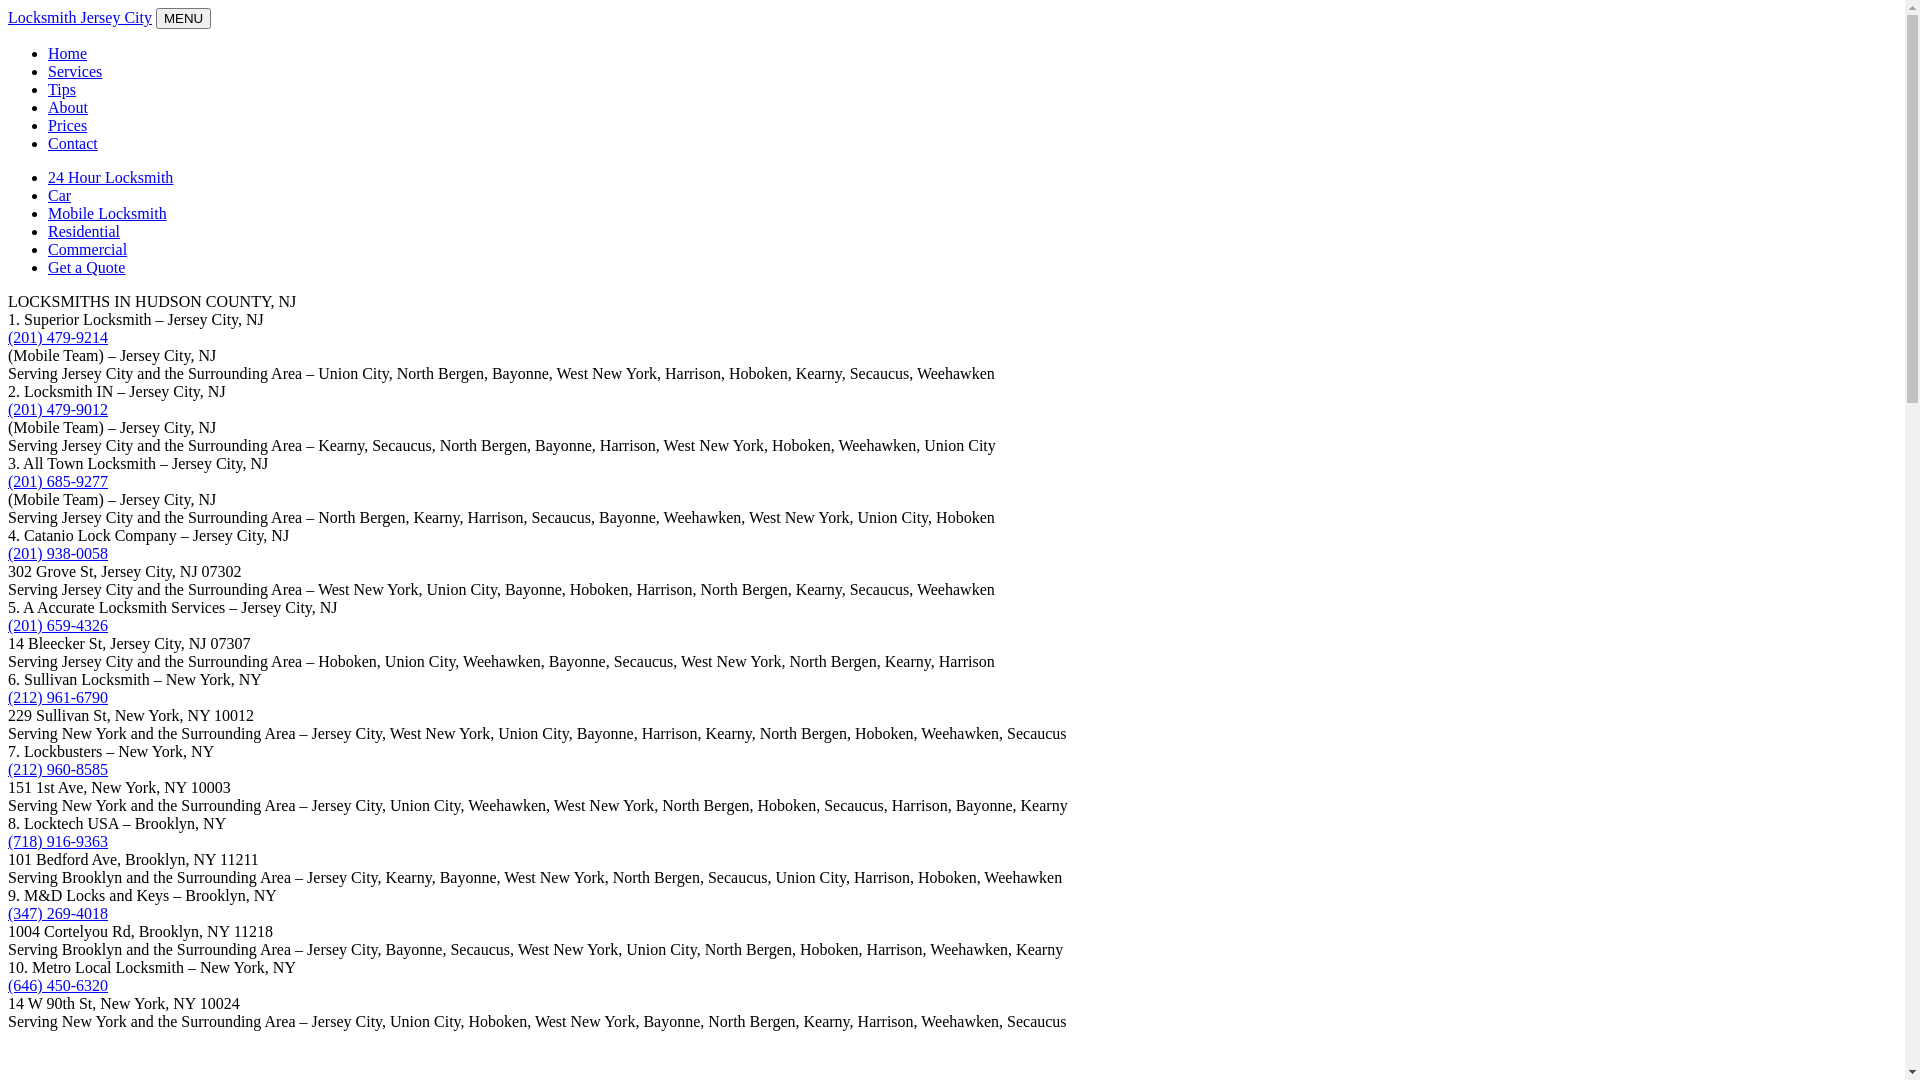 This screenshot has width=1920, height=1080. Describe the element at coordinates (8, 17) in the screenshot. I see `'Locksmith Jersey City'` at that location.